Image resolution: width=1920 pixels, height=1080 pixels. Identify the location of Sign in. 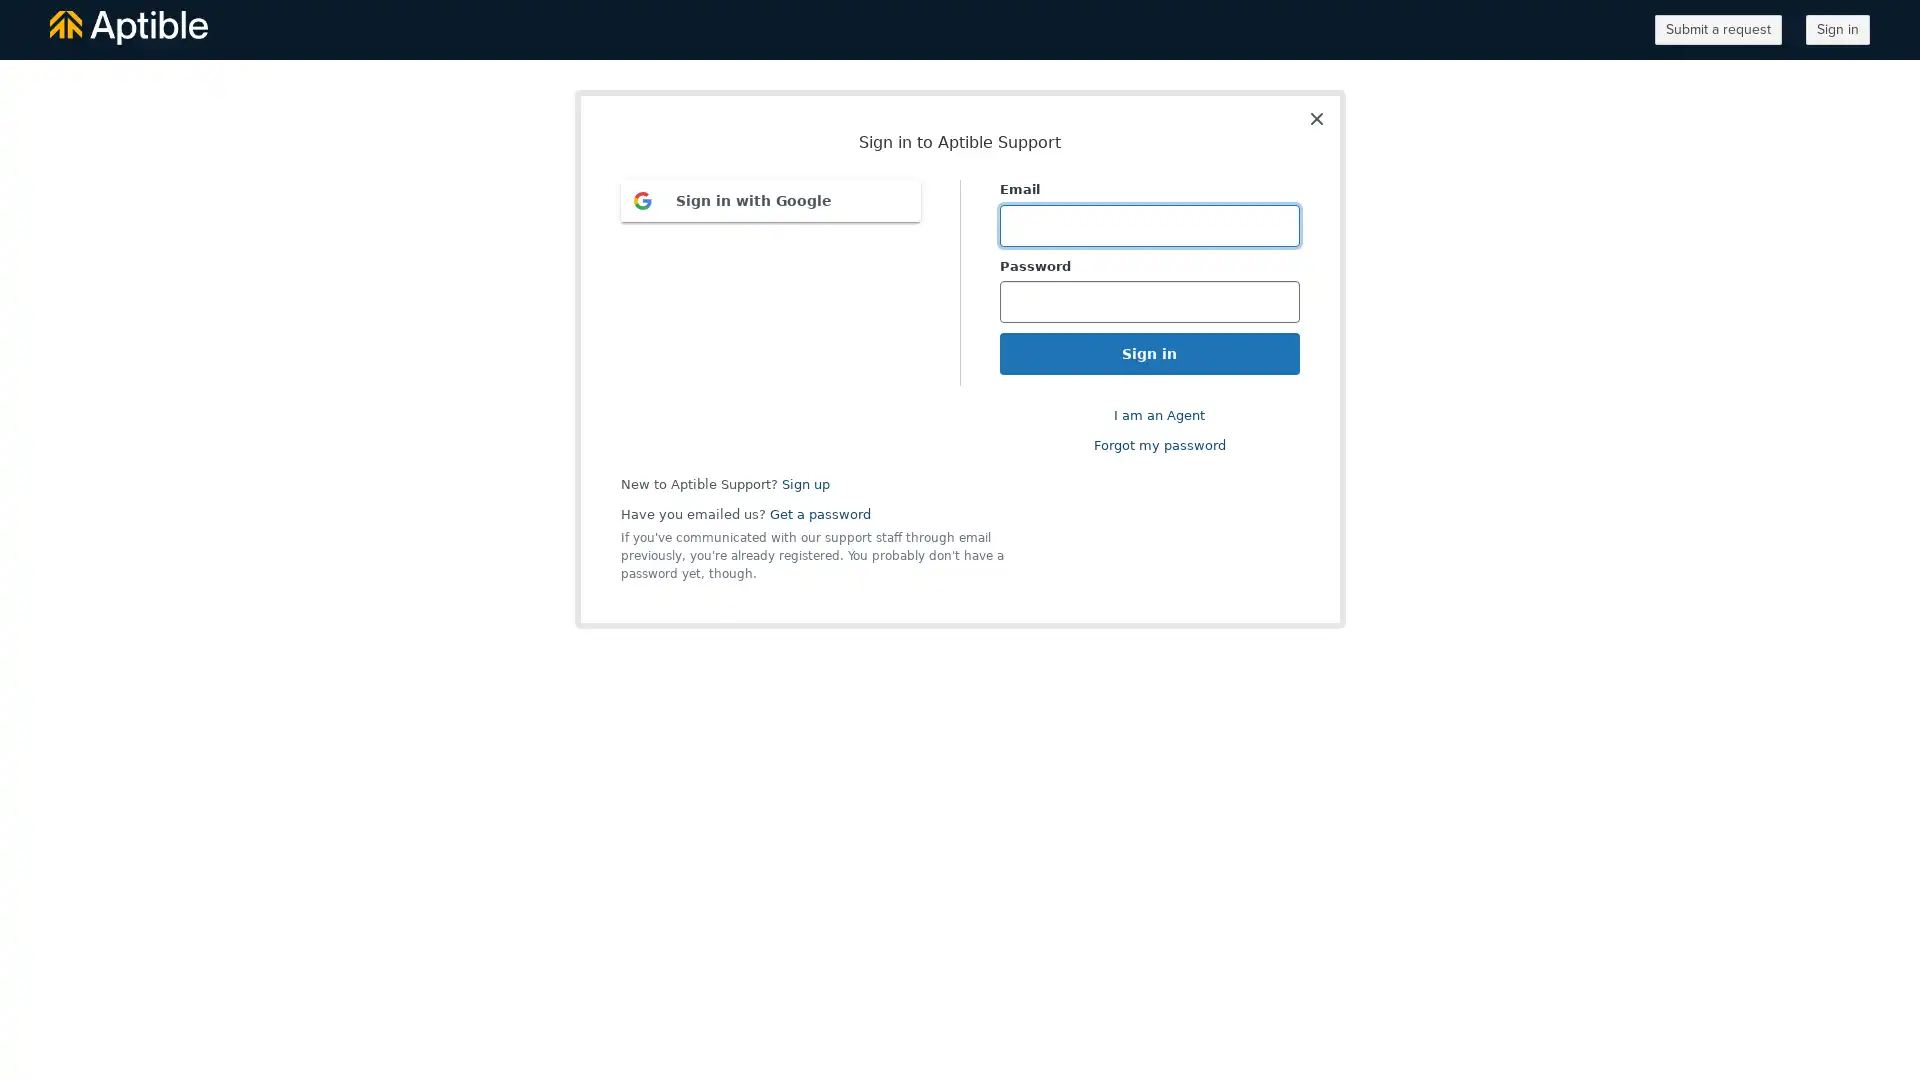
(1838, 30).